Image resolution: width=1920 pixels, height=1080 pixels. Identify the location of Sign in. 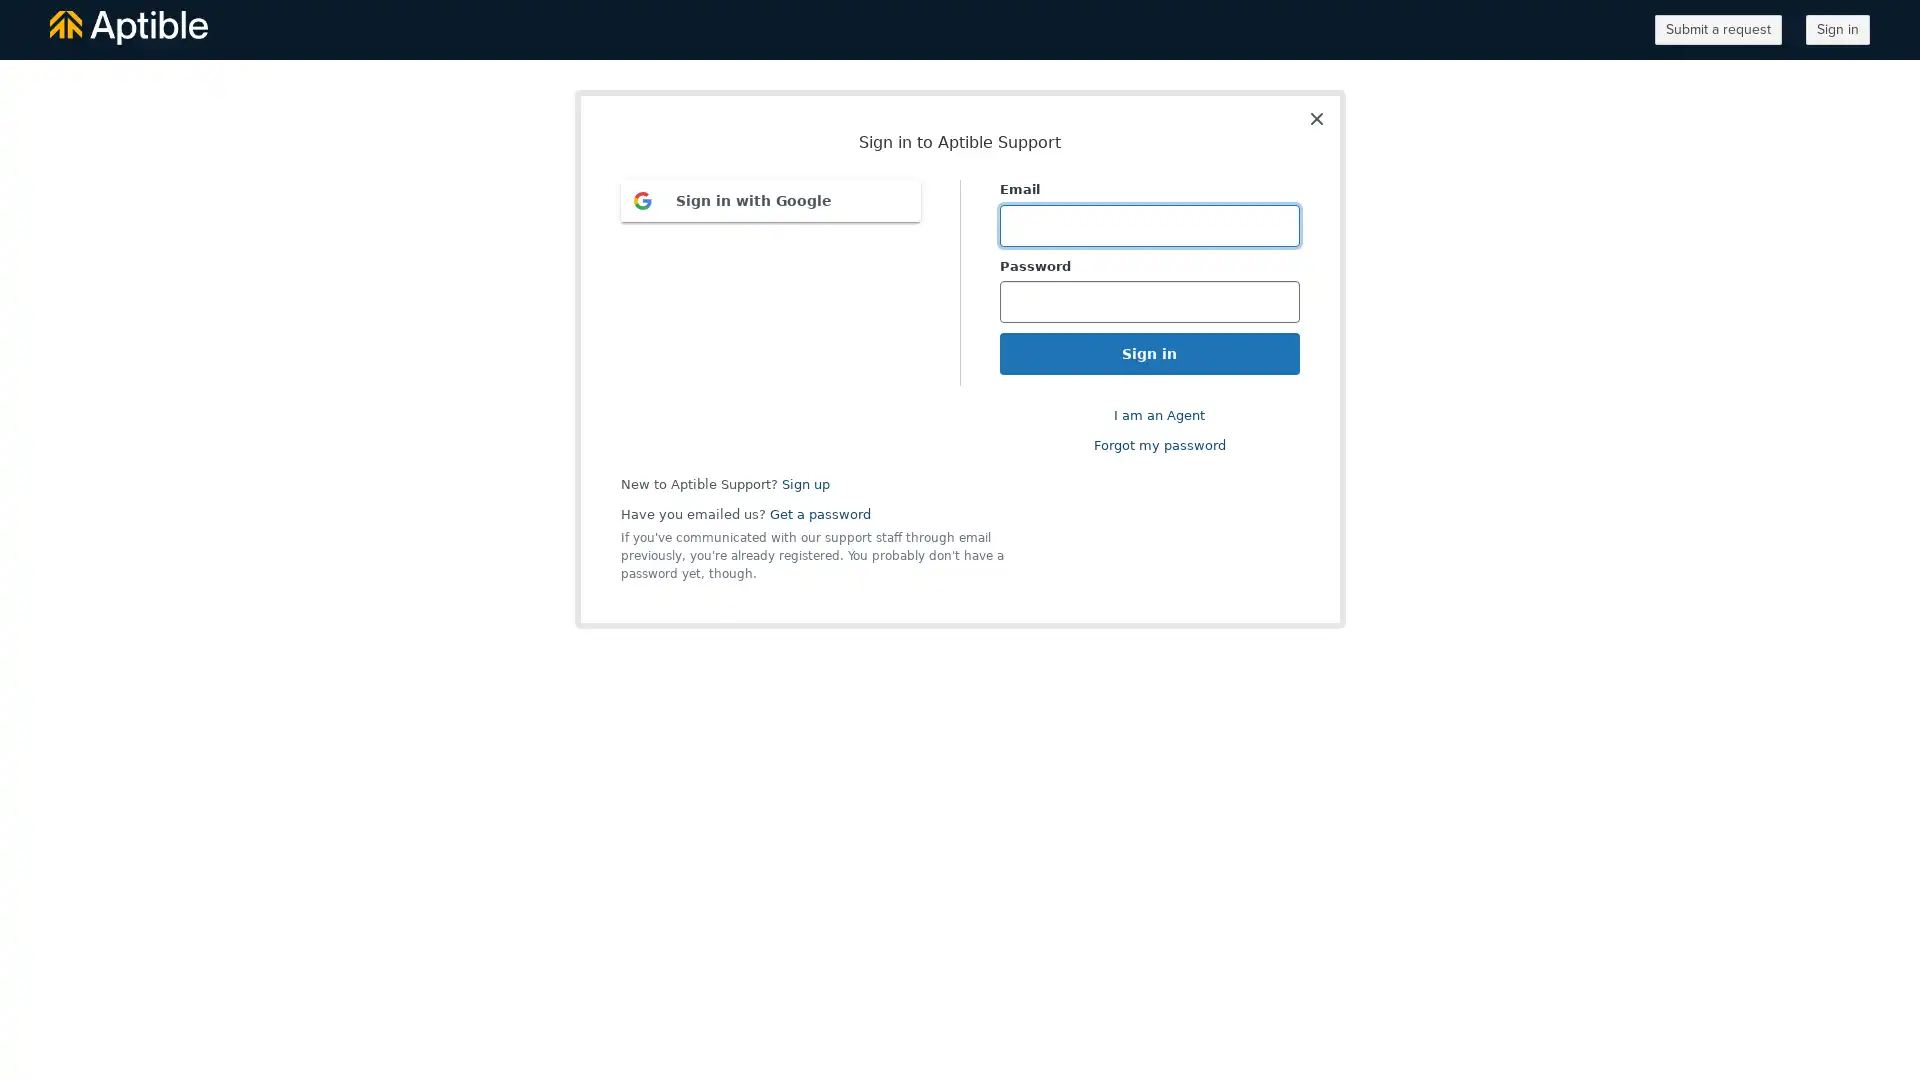
(1838, 30).